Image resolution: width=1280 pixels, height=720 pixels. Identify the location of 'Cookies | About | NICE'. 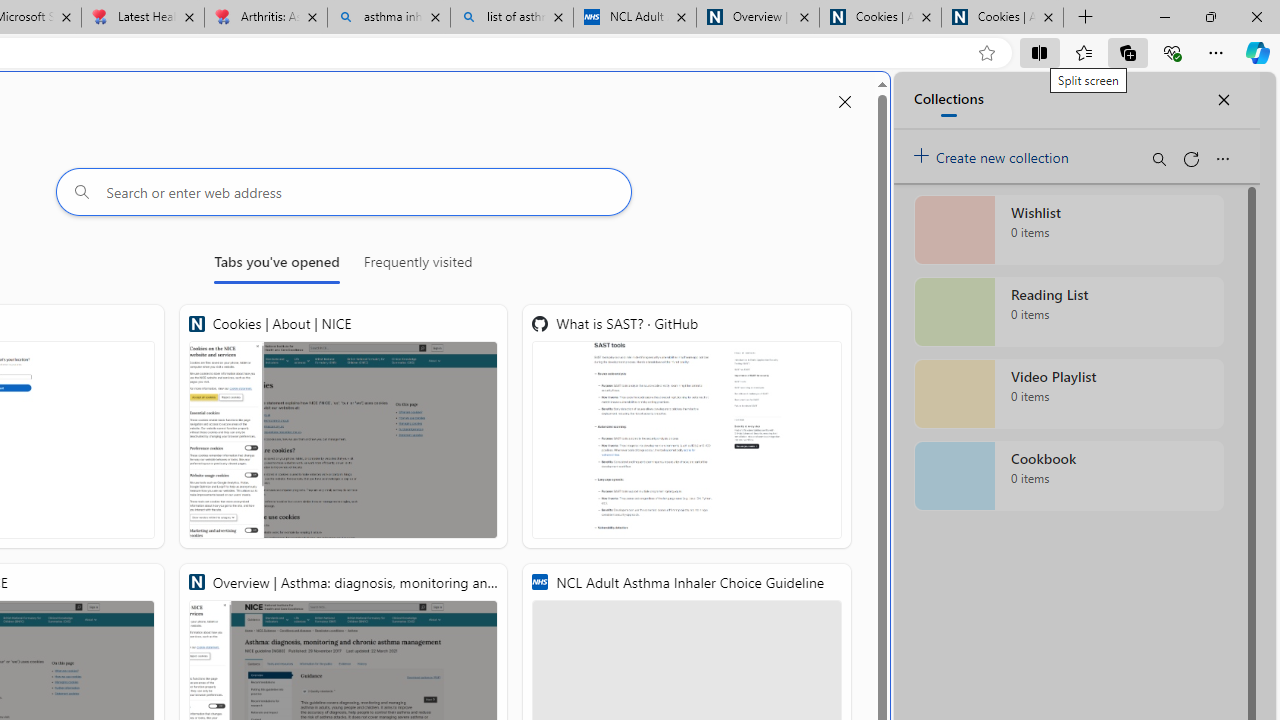
(343, 425).